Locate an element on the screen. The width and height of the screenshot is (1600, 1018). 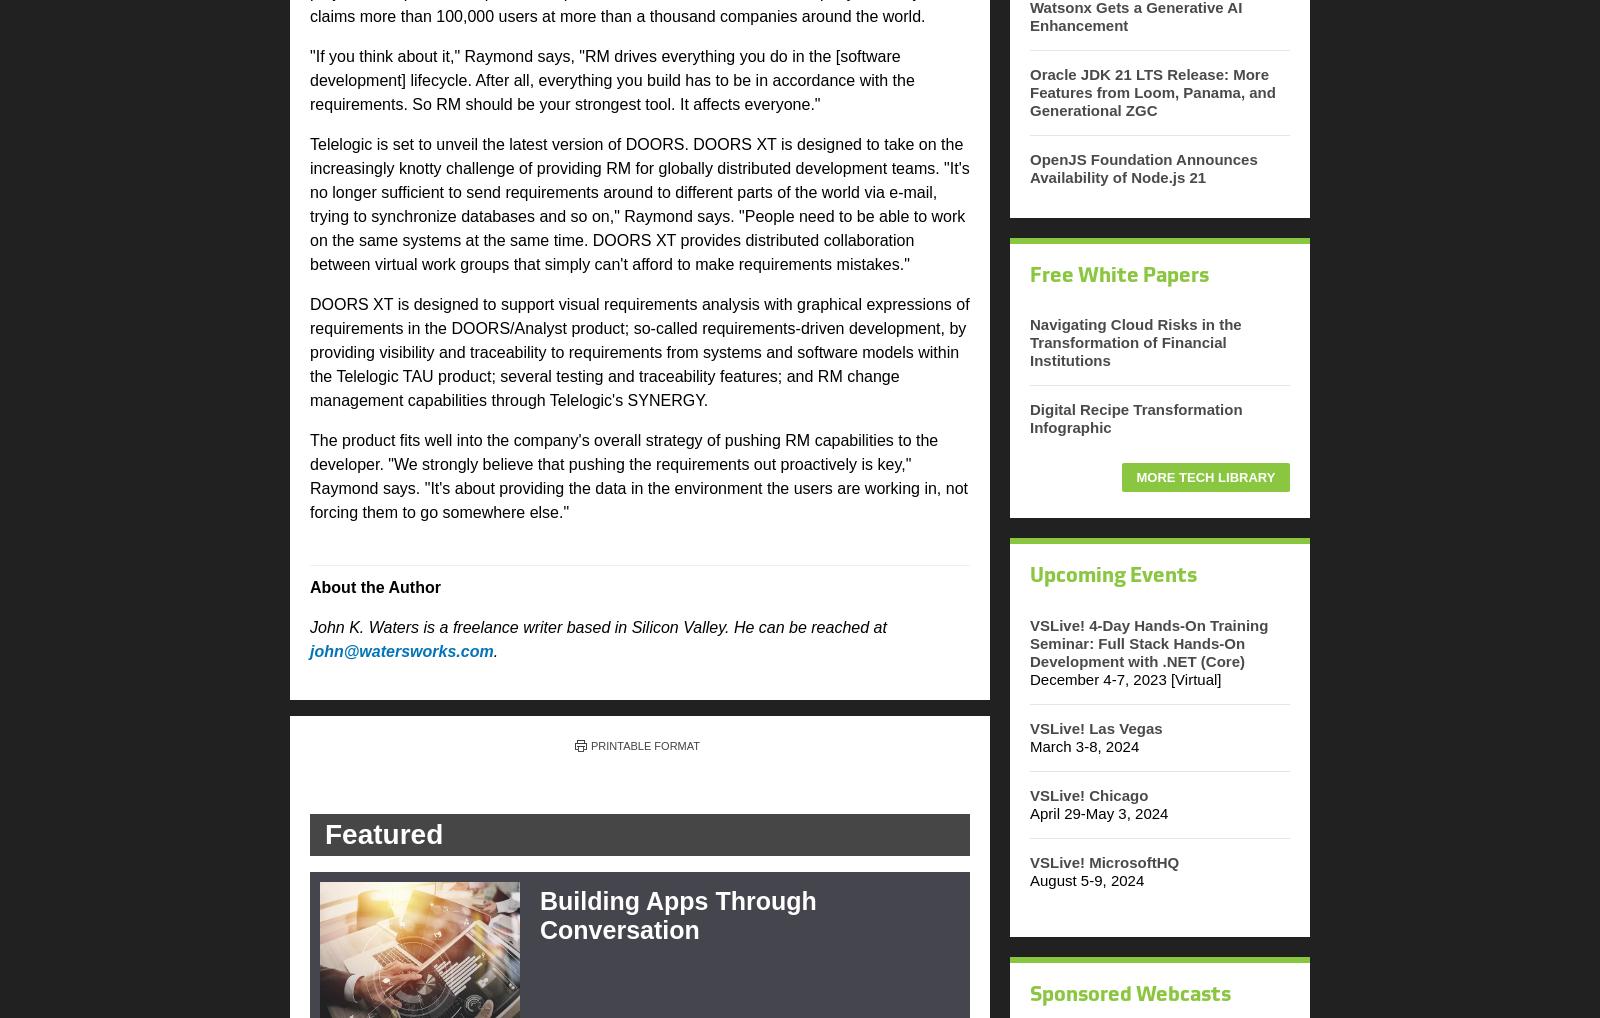
'About the Author' is located at coordinates (375, 587).